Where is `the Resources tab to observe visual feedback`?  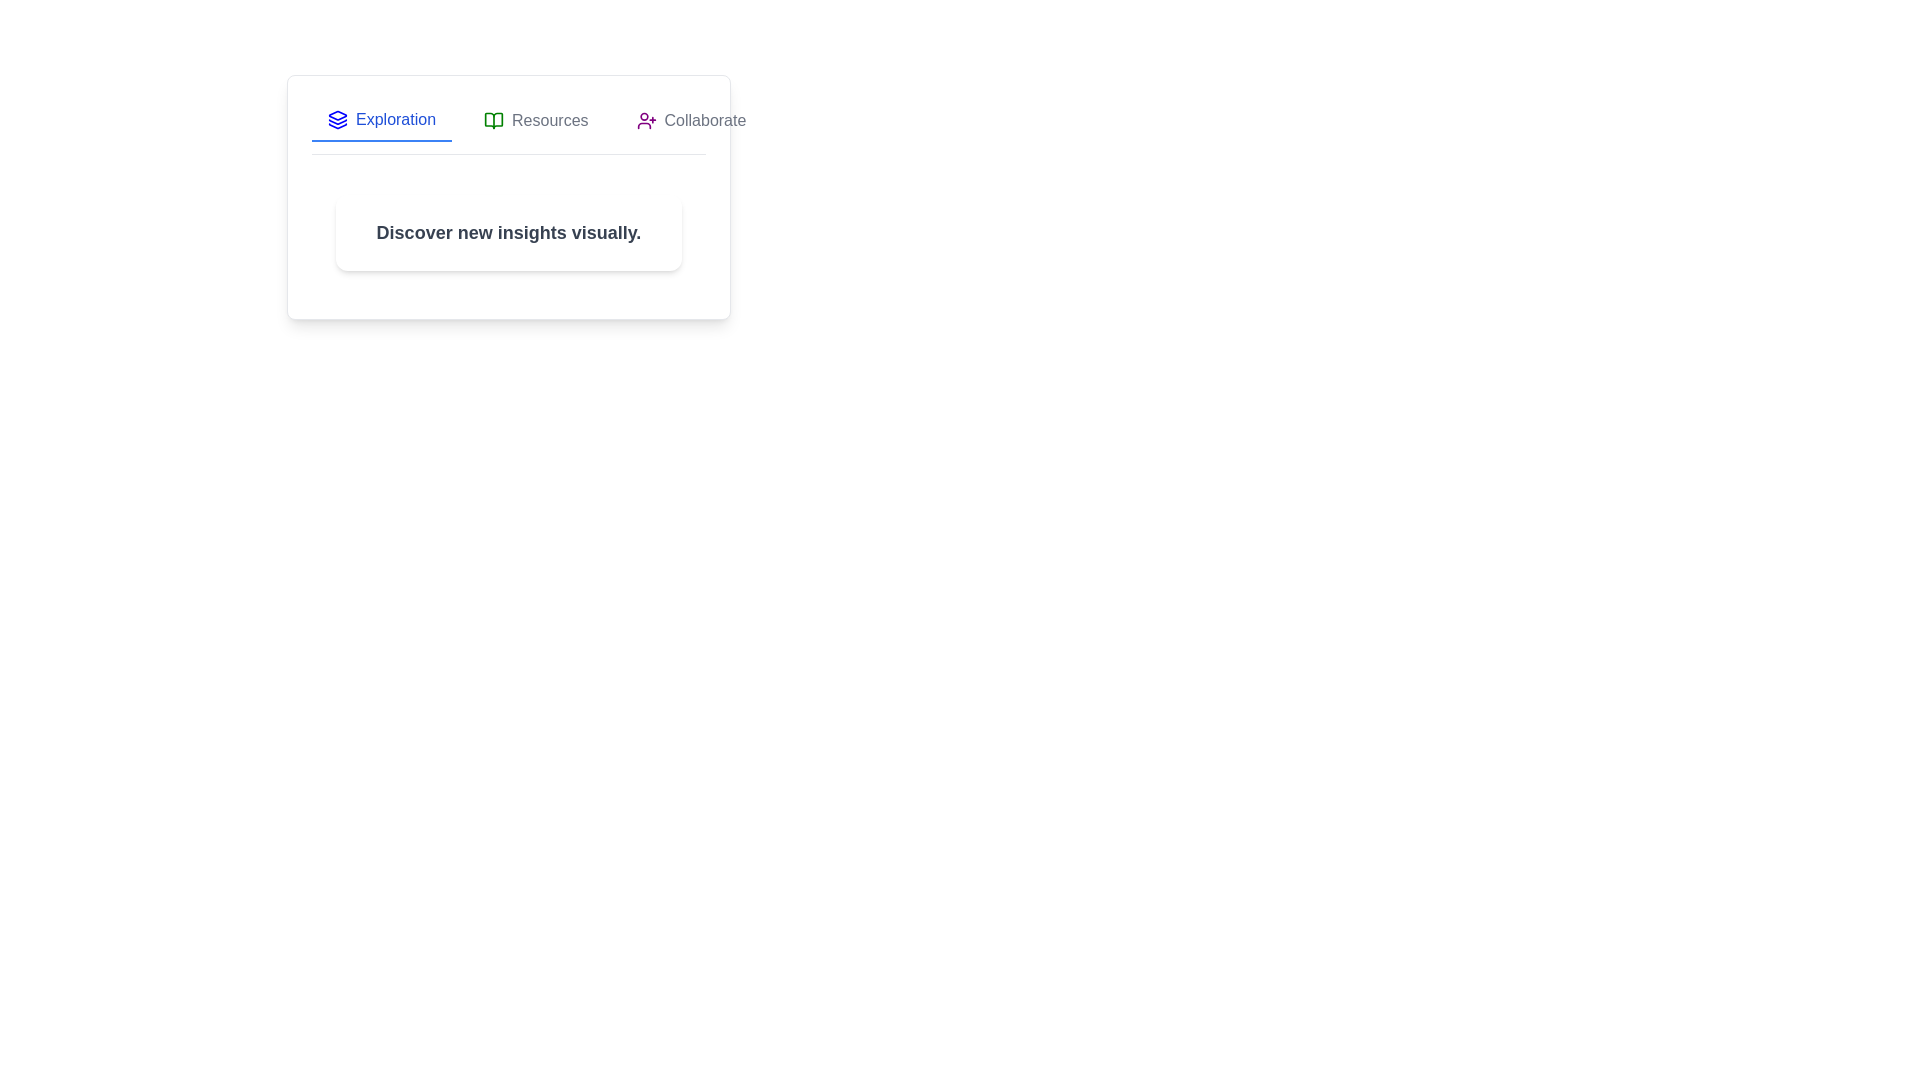
the Resources tab to observe visual feedback is located at coordinates (536, 120).